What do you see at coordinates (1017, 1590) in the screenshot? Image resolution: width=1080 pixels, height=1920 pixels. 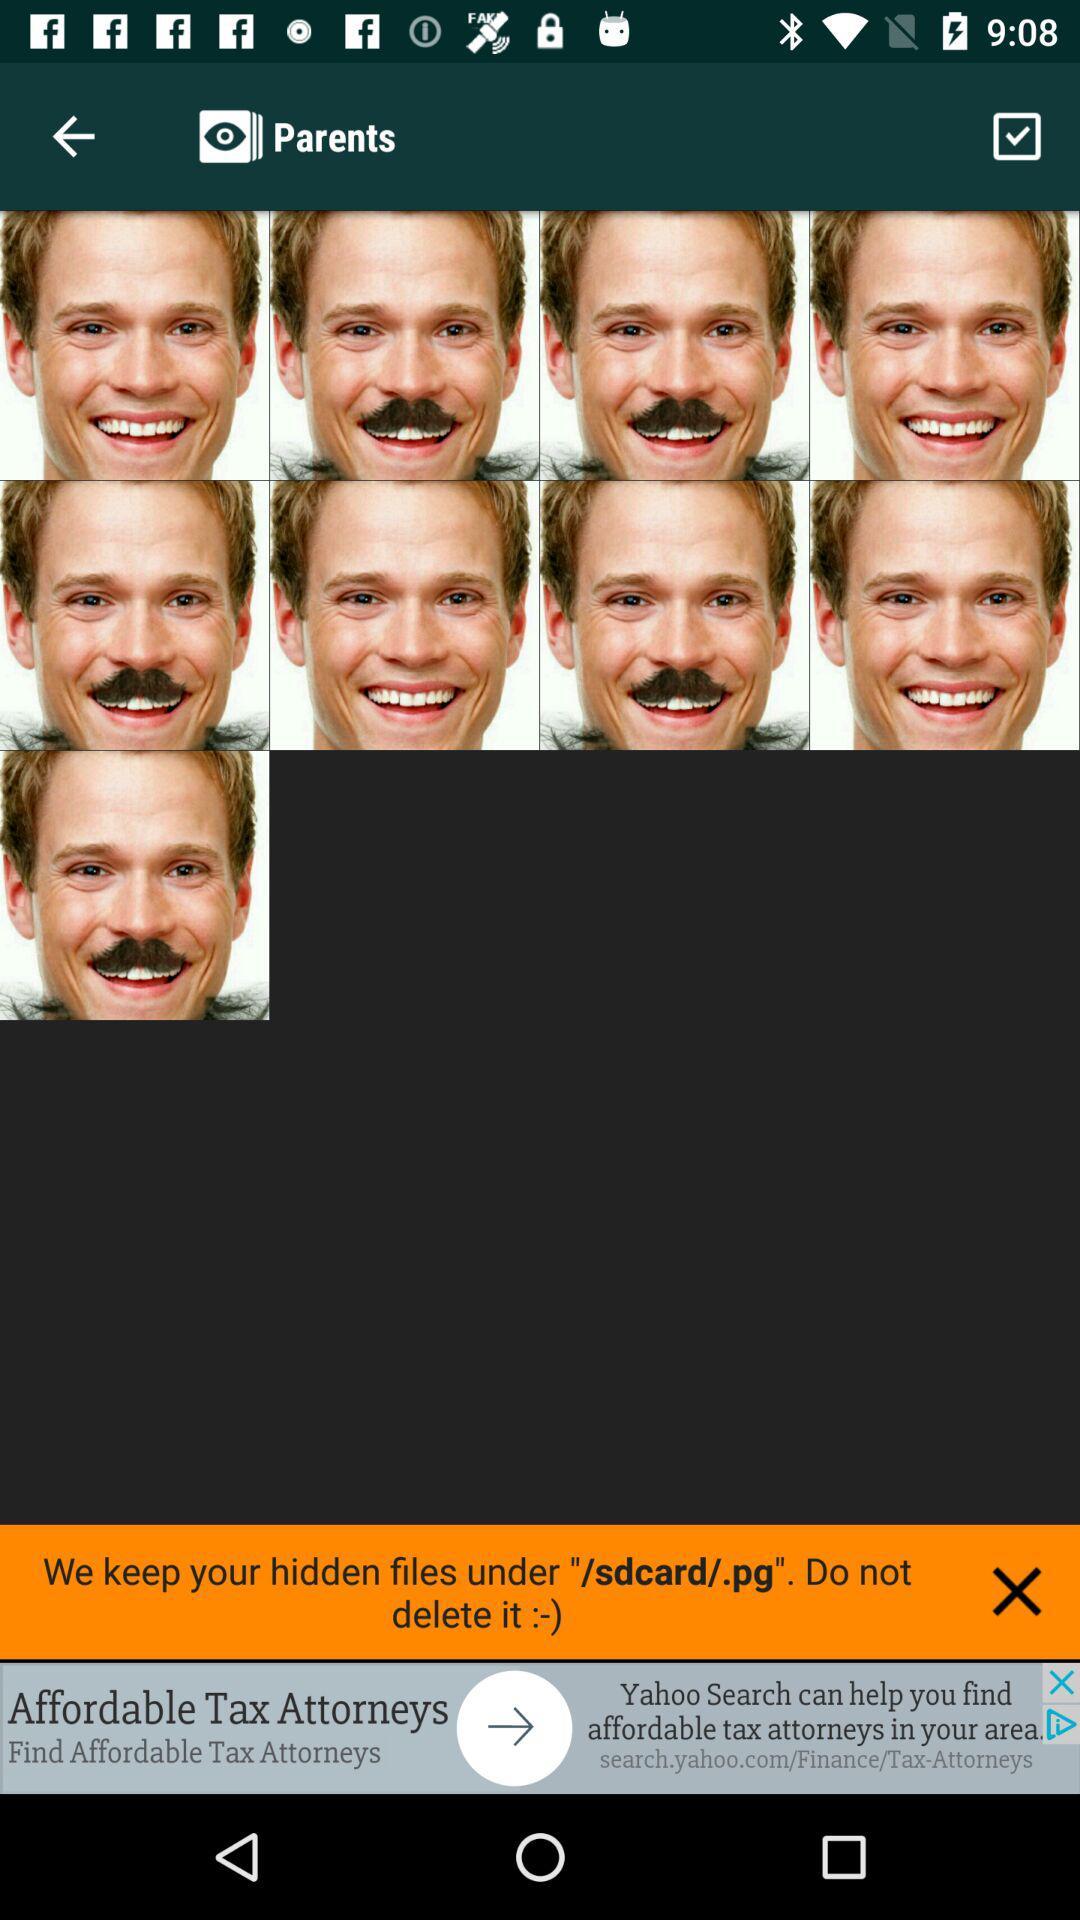 I see `exit lower pop up` at bounding box center [1017, 1590].